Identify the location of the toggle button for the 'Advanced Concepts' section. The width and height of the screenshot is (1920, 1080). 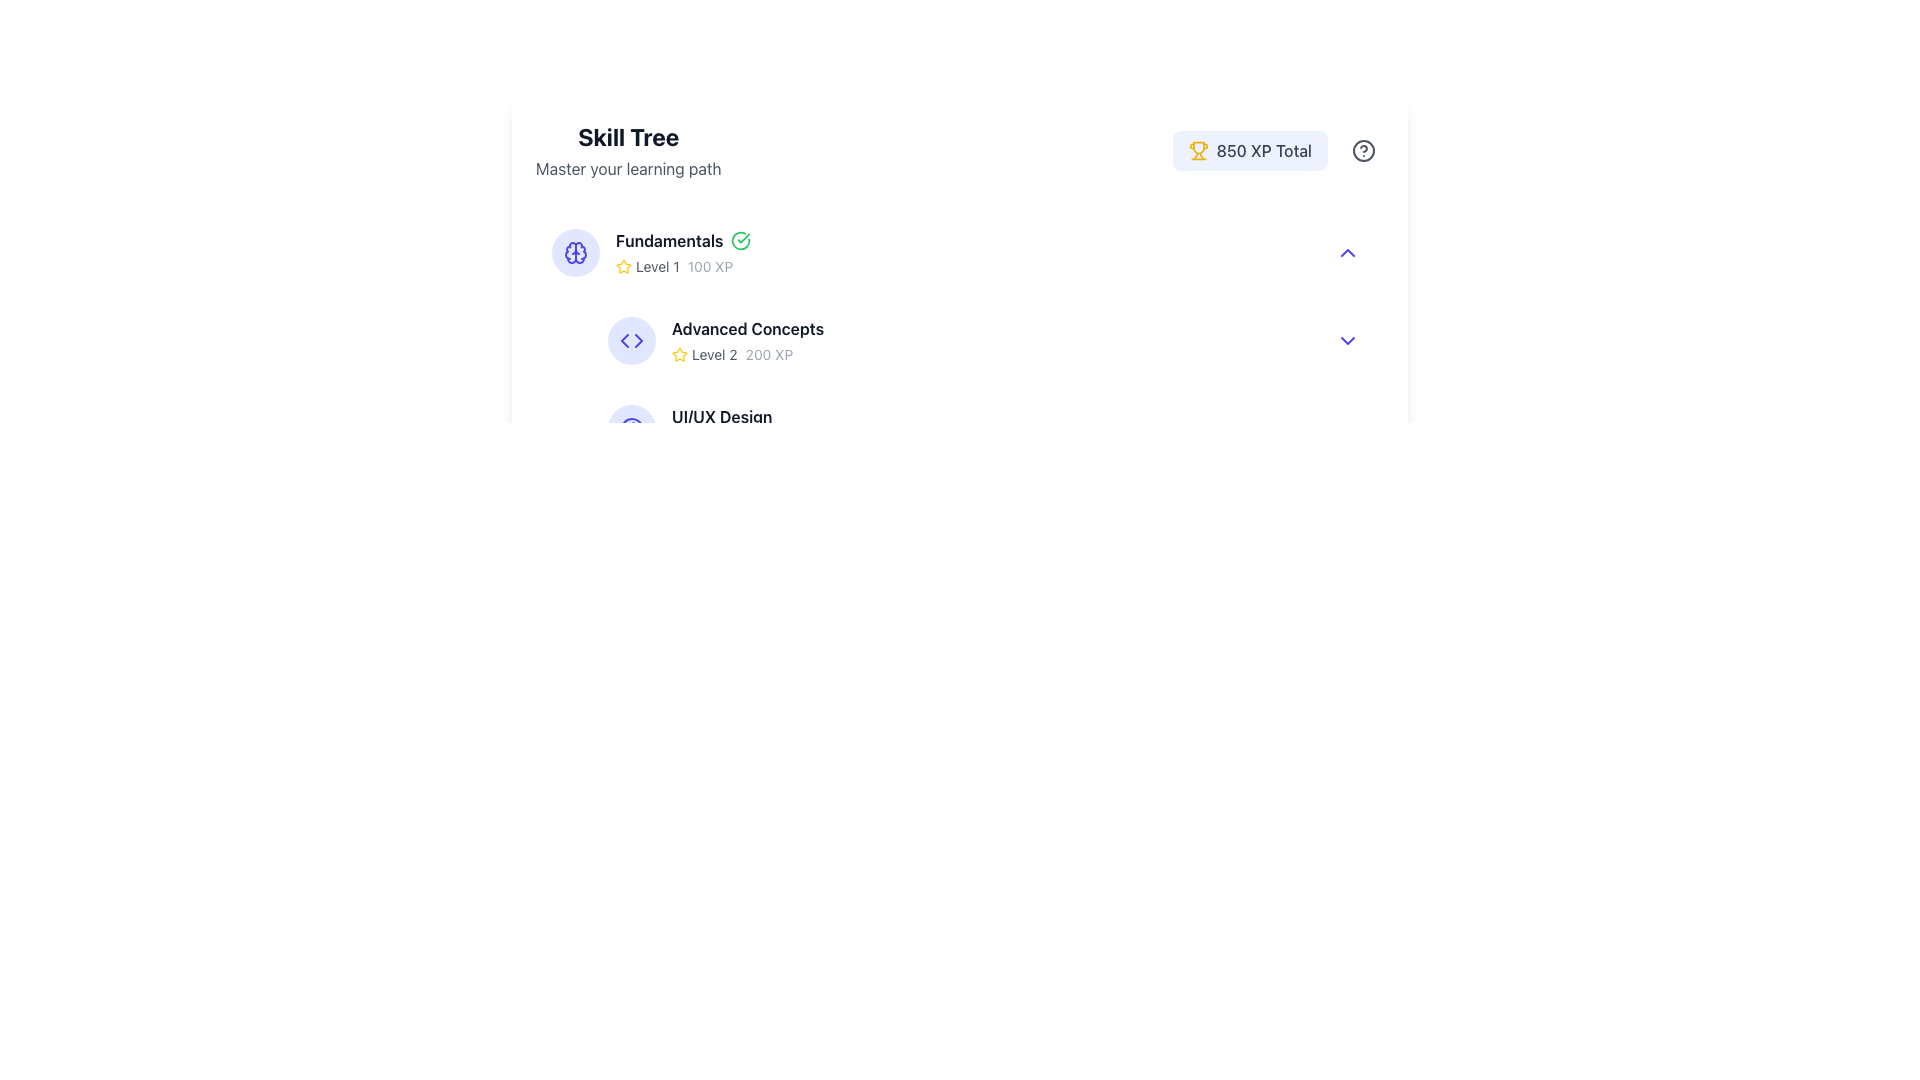
(1348, 339).